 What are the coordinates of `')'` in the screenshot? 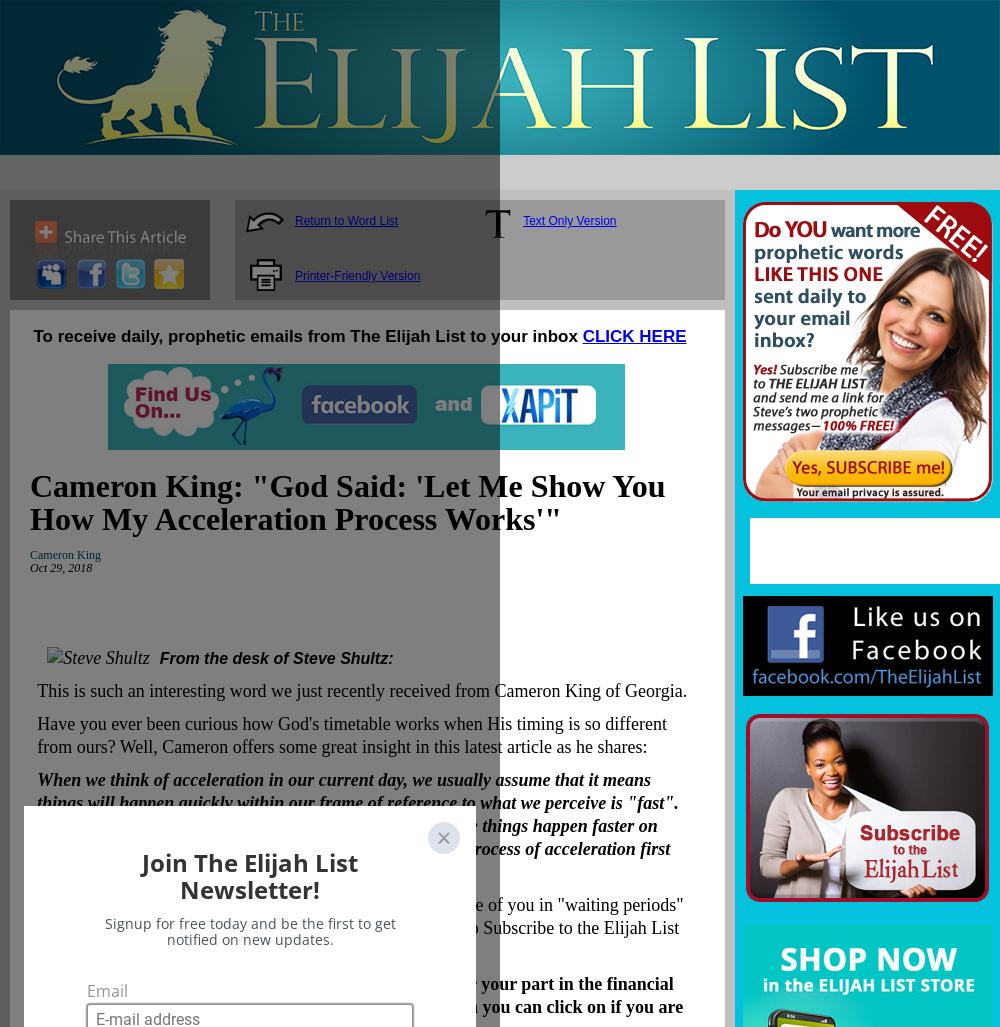 It's located at (145, 951).